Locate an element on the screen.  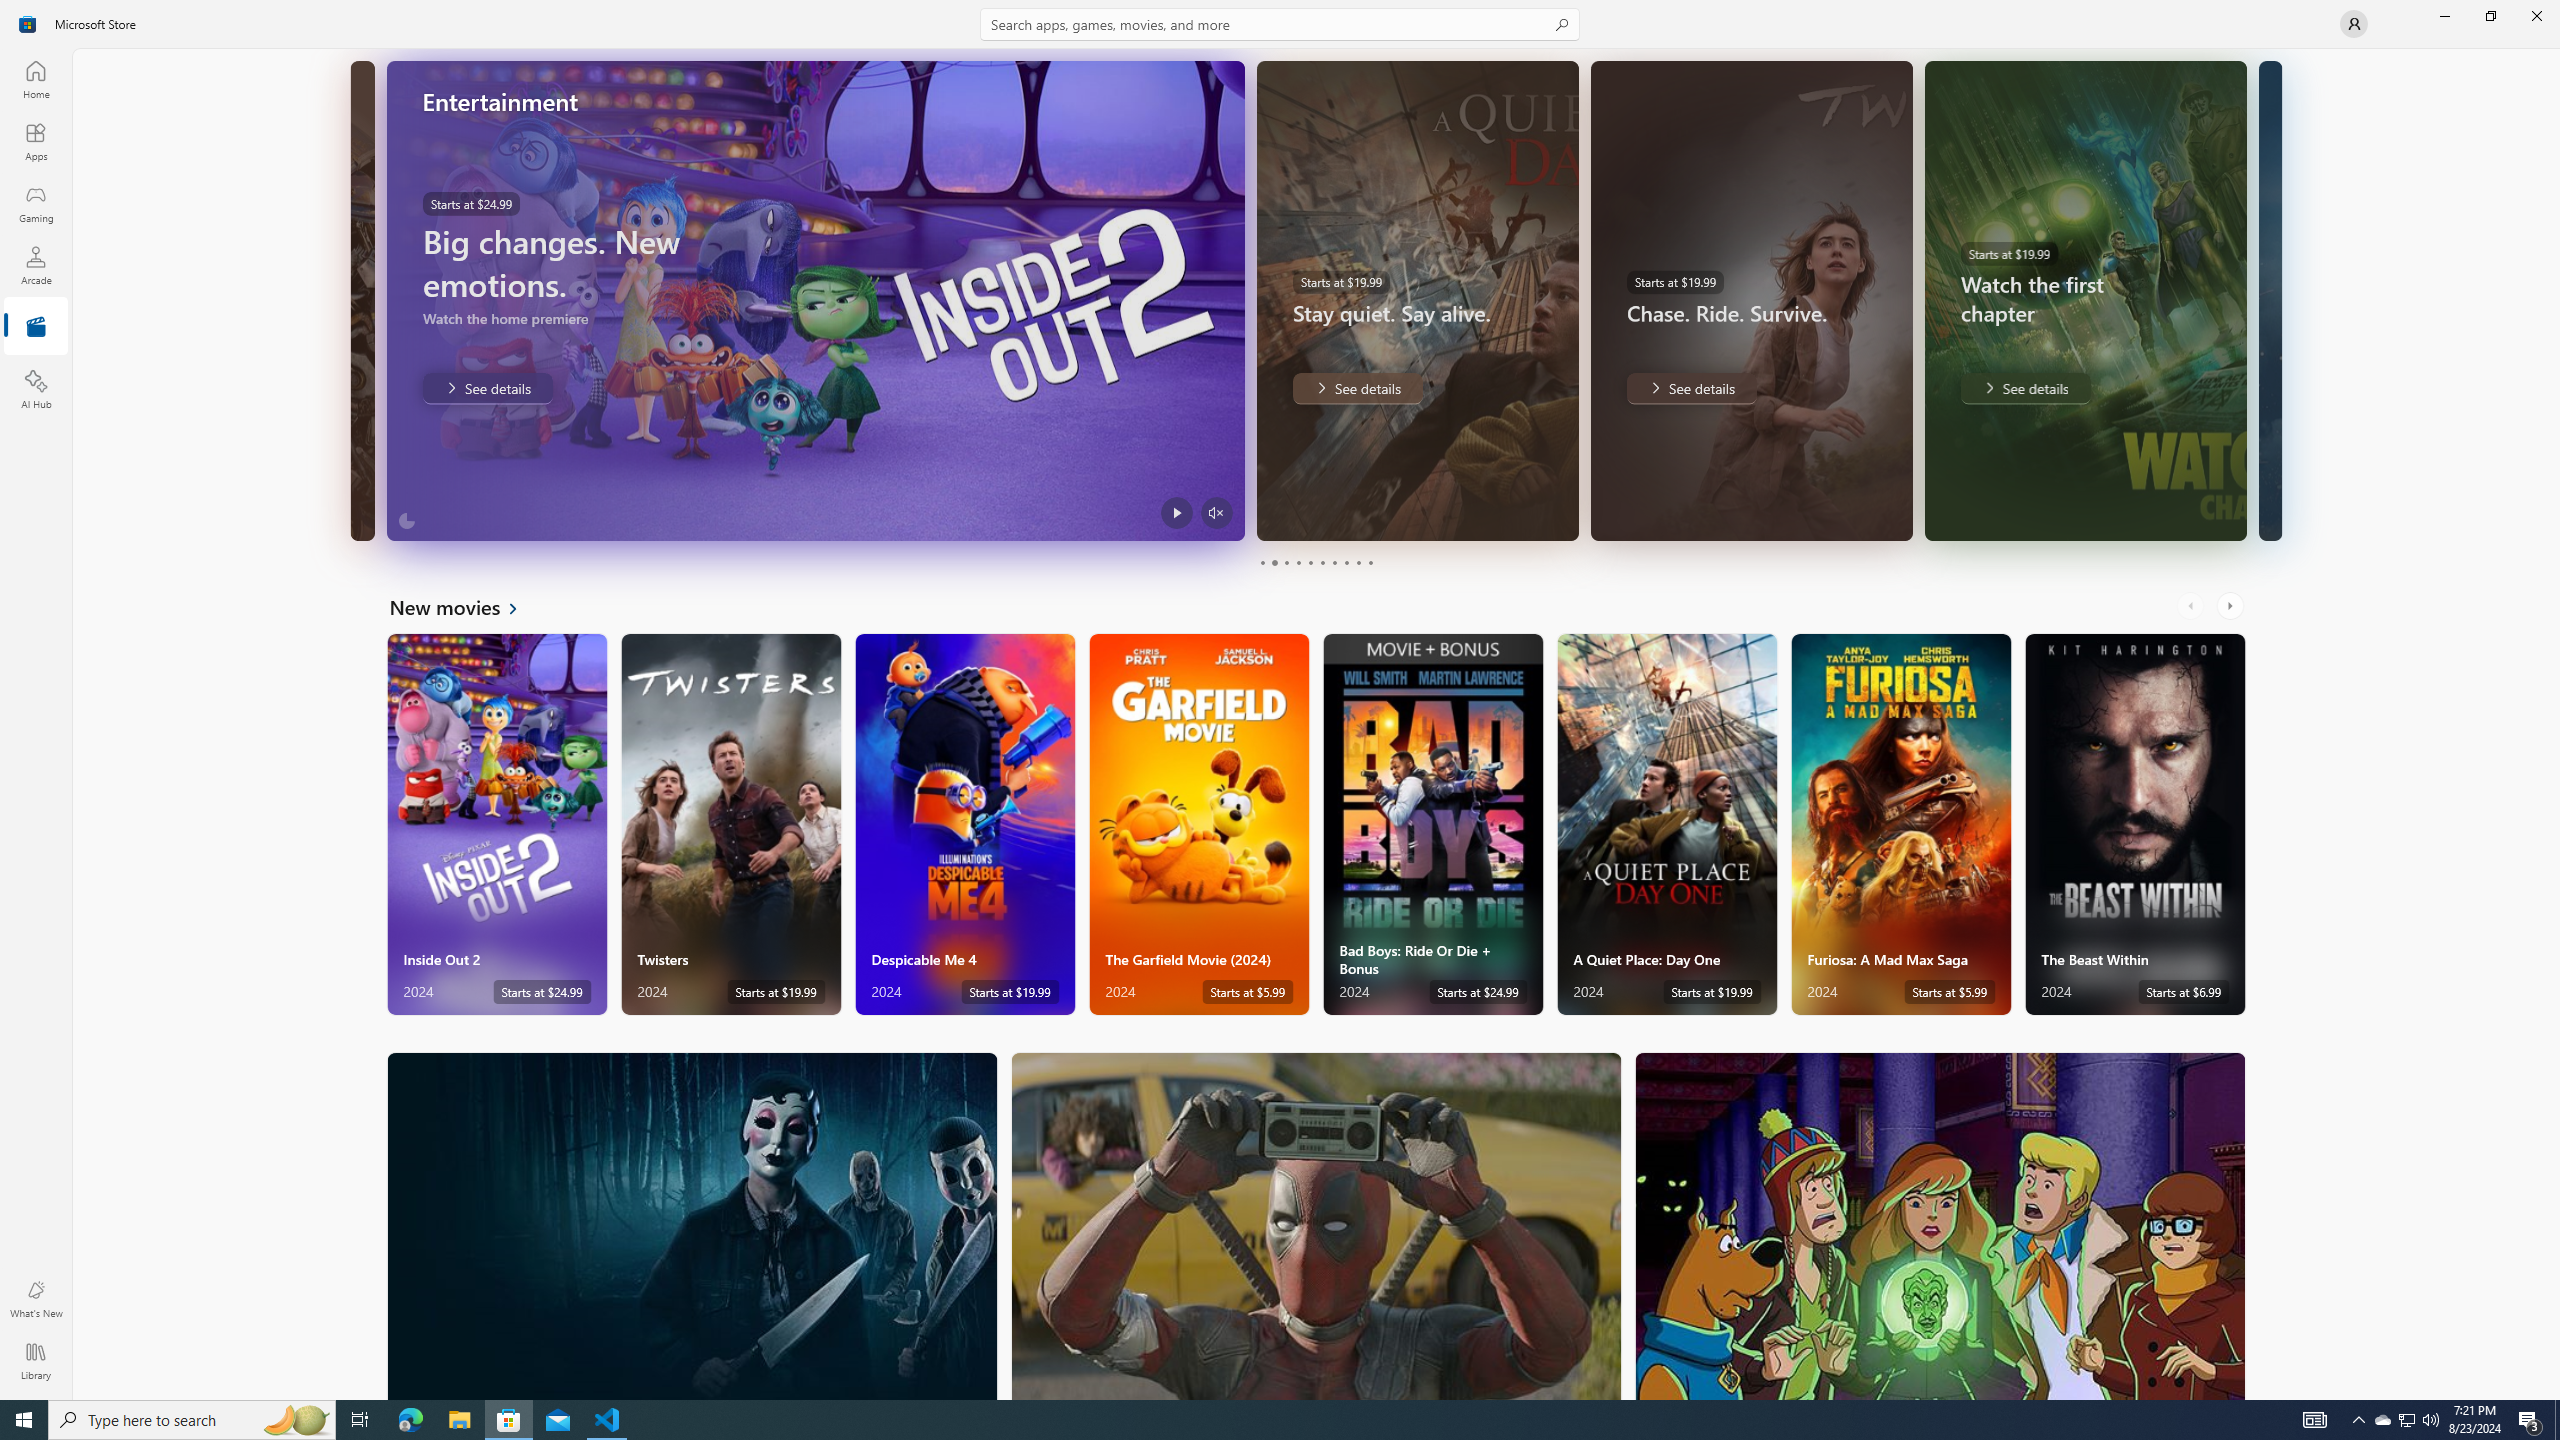
'Page 7' is located at coordinates (1332, 562).